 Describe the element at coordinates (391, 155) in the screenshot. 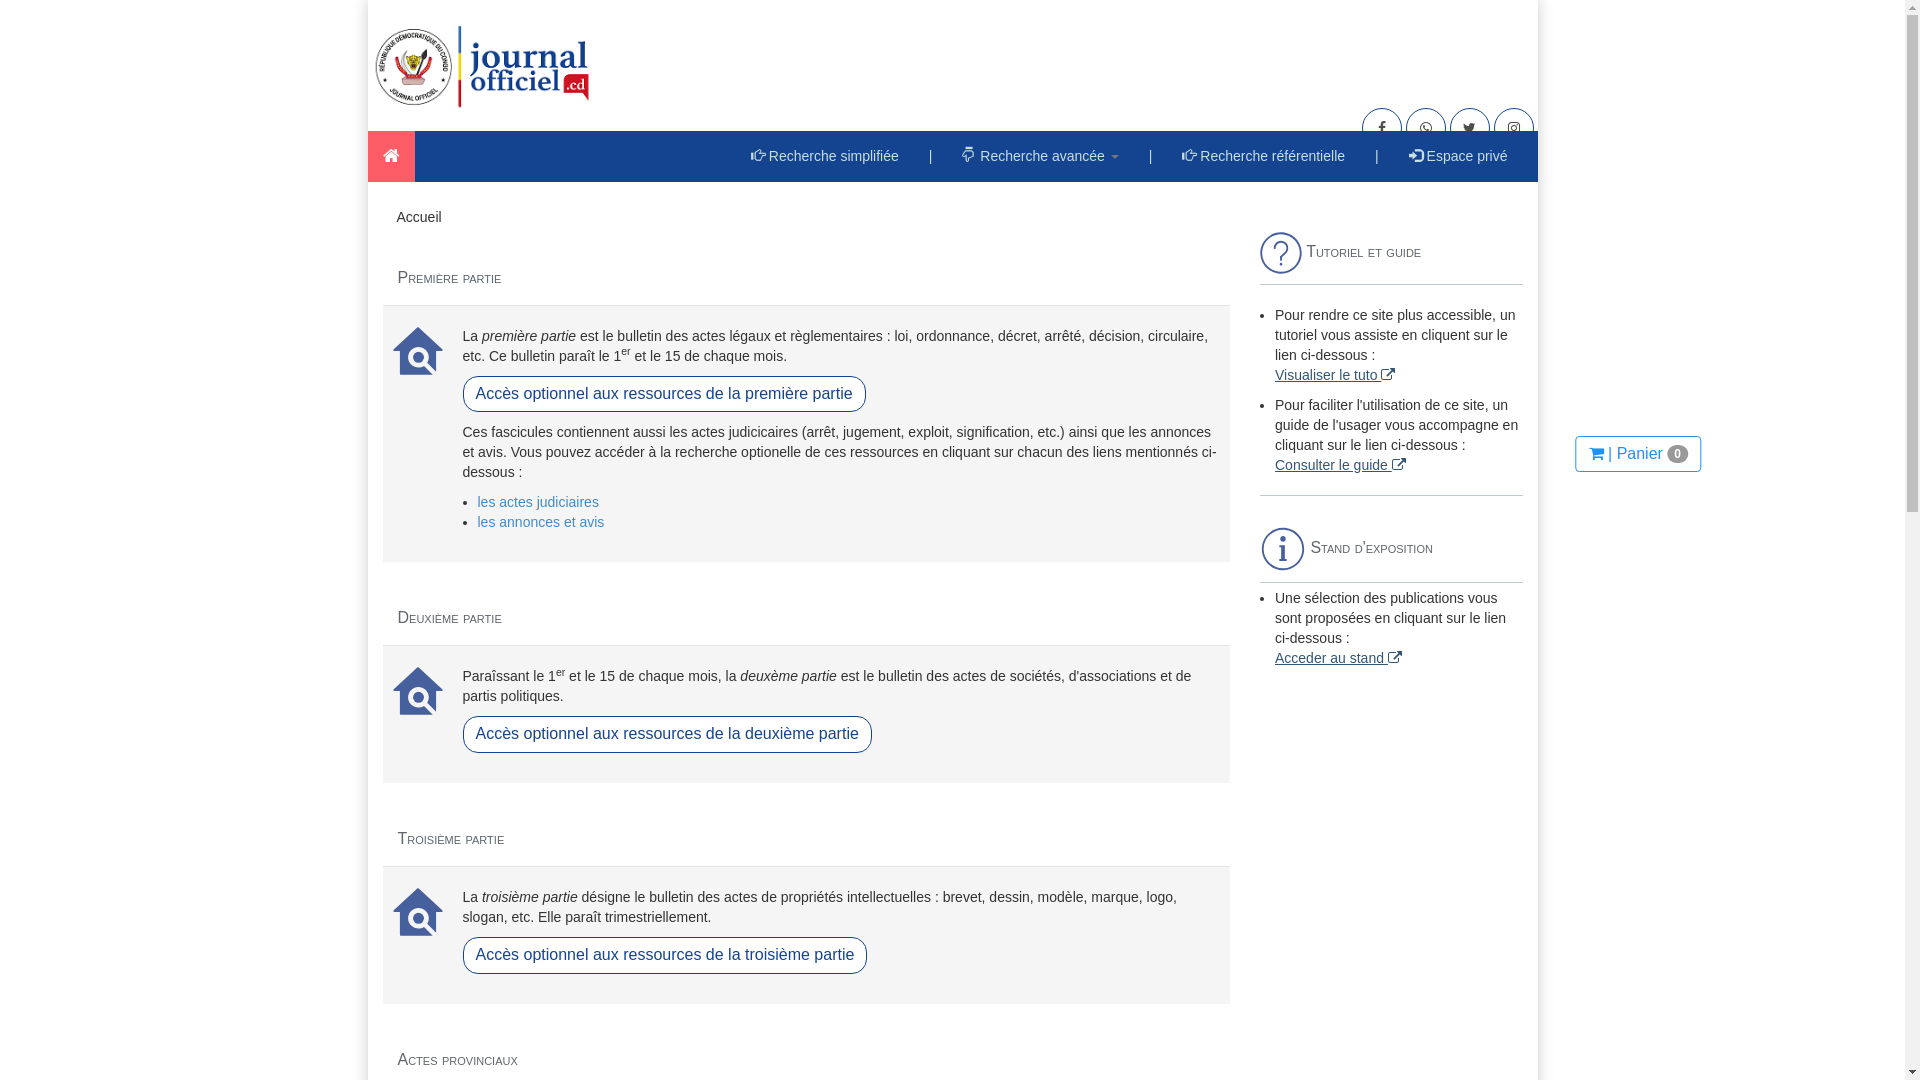

I see `'Jordc'` at that location.